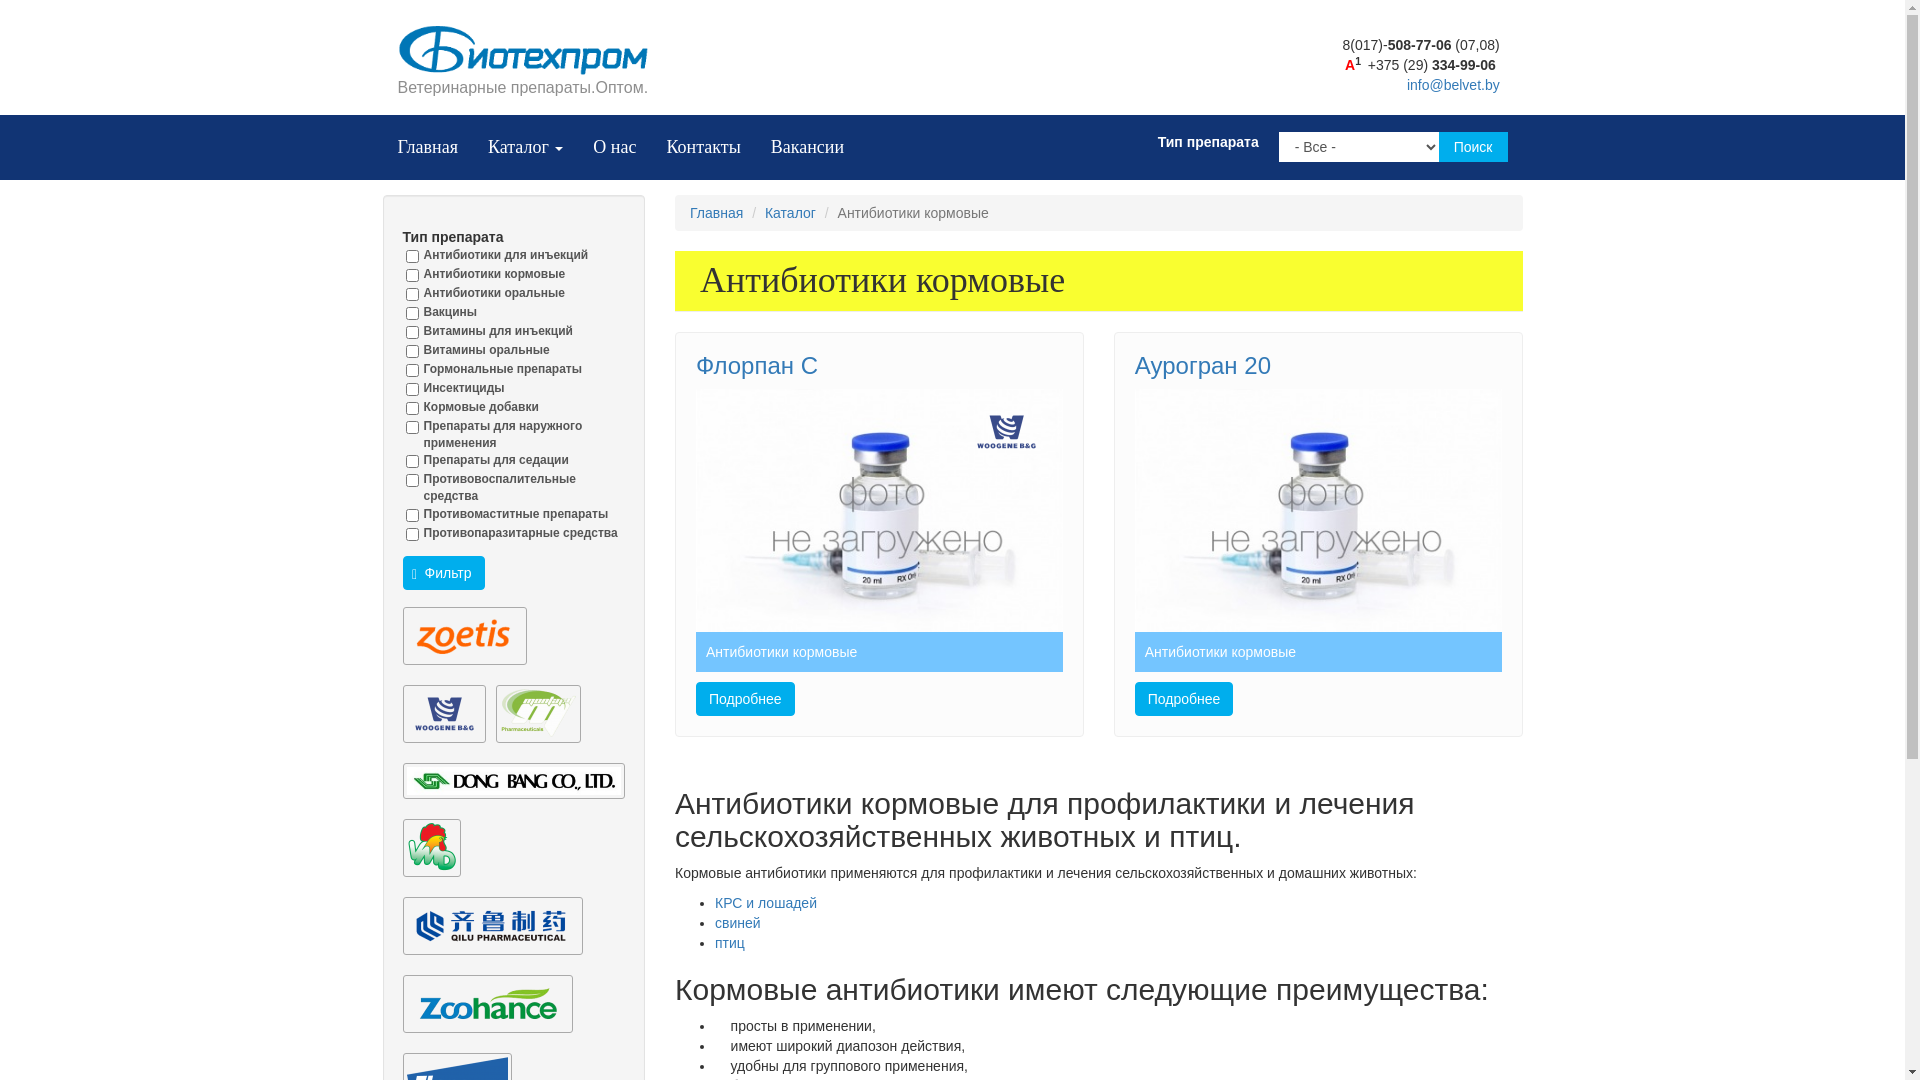 The width and height of the screenshot is (1920, 1080). I want to click on 'Woogene B&G', so click(442, 712).